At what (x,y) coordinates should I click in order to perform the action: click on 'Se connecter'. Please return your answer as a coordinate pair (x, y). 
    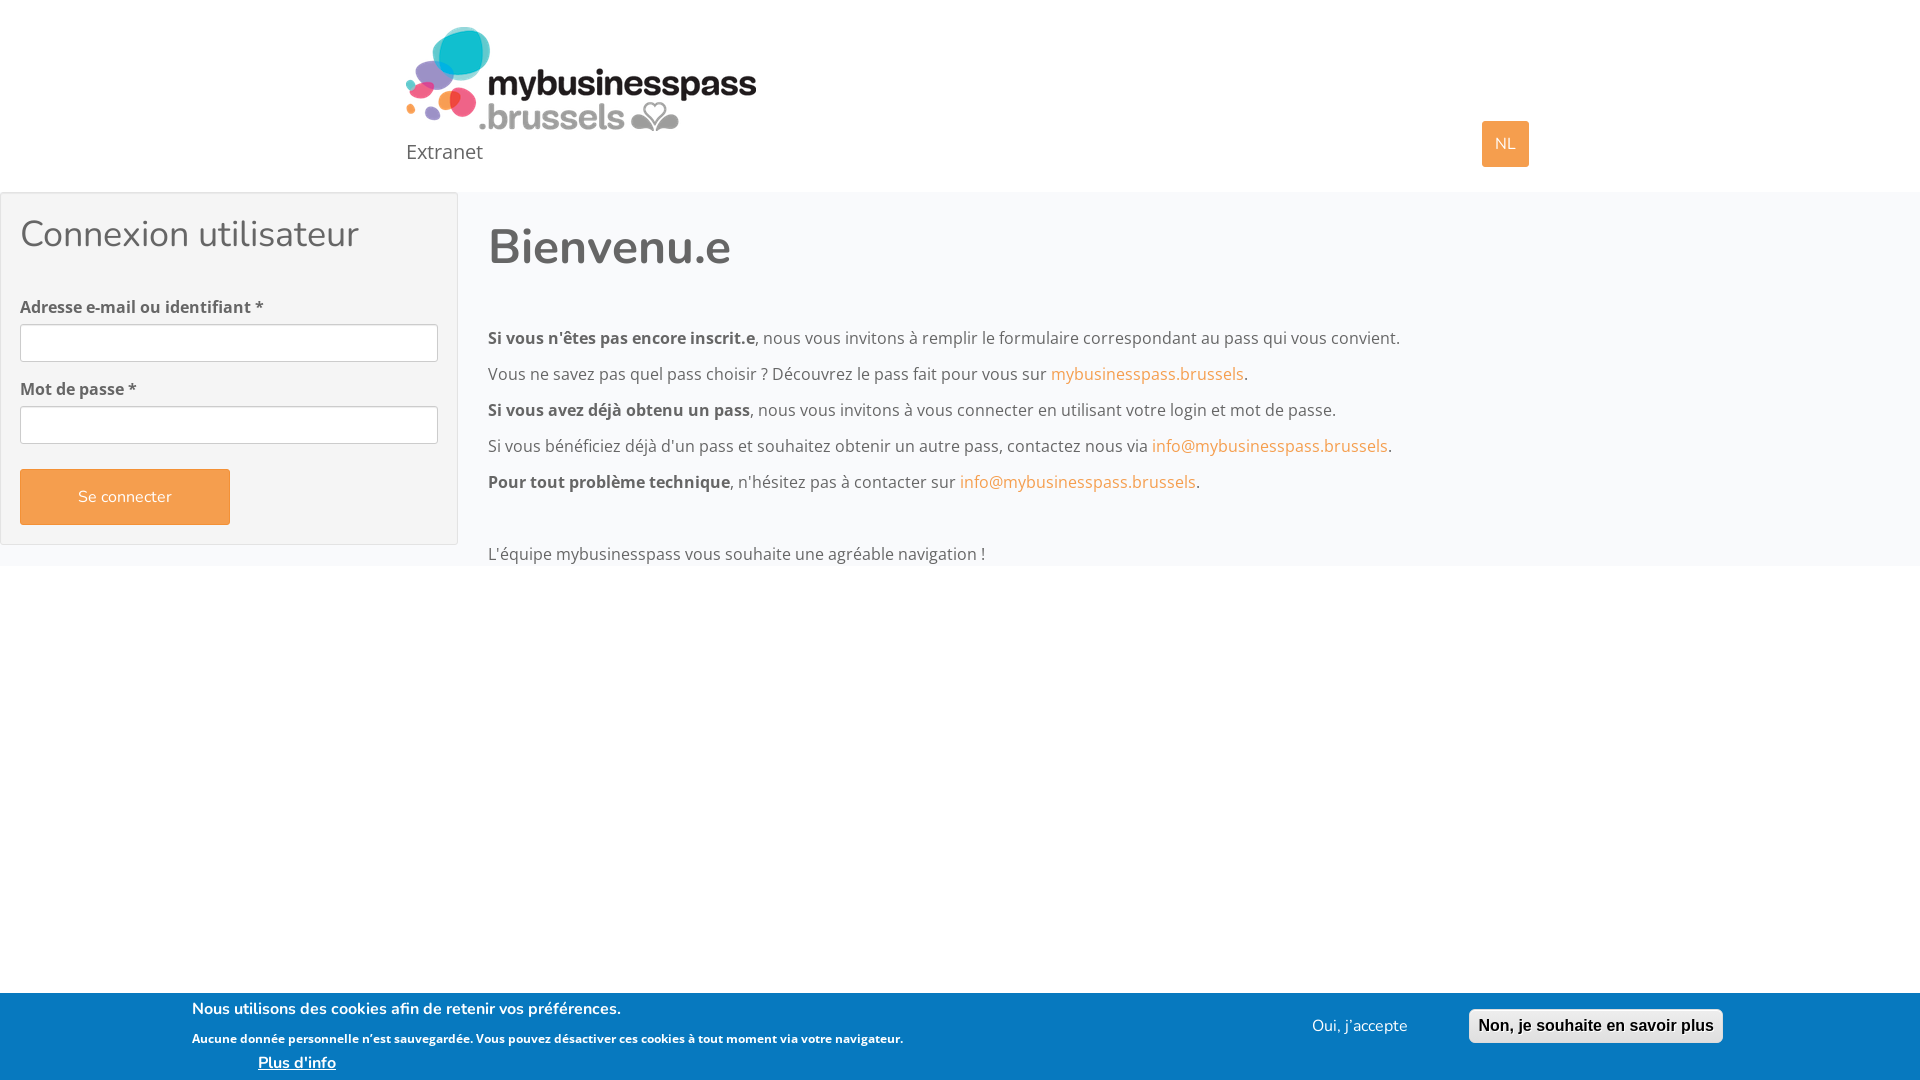
    Looking at the image, I should click on (123, 496).